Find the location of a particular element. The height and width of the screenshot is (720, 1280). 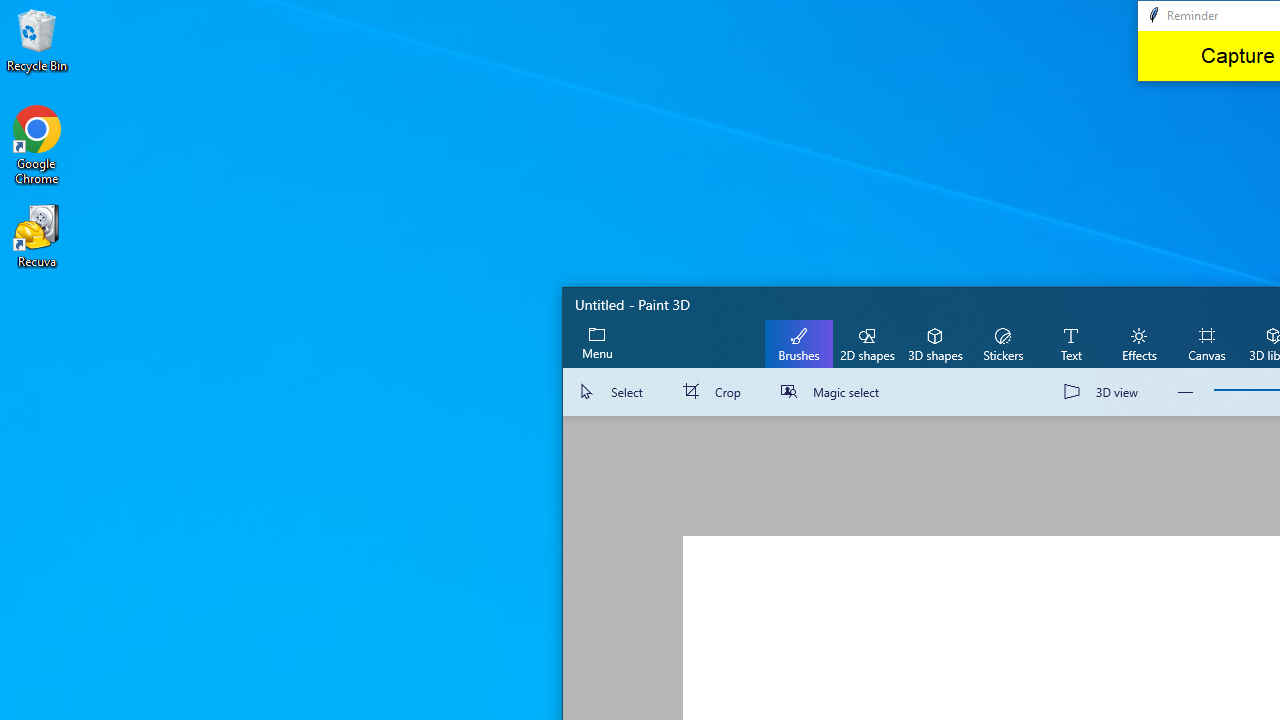

'Select' is located at coordinates (614, 392).